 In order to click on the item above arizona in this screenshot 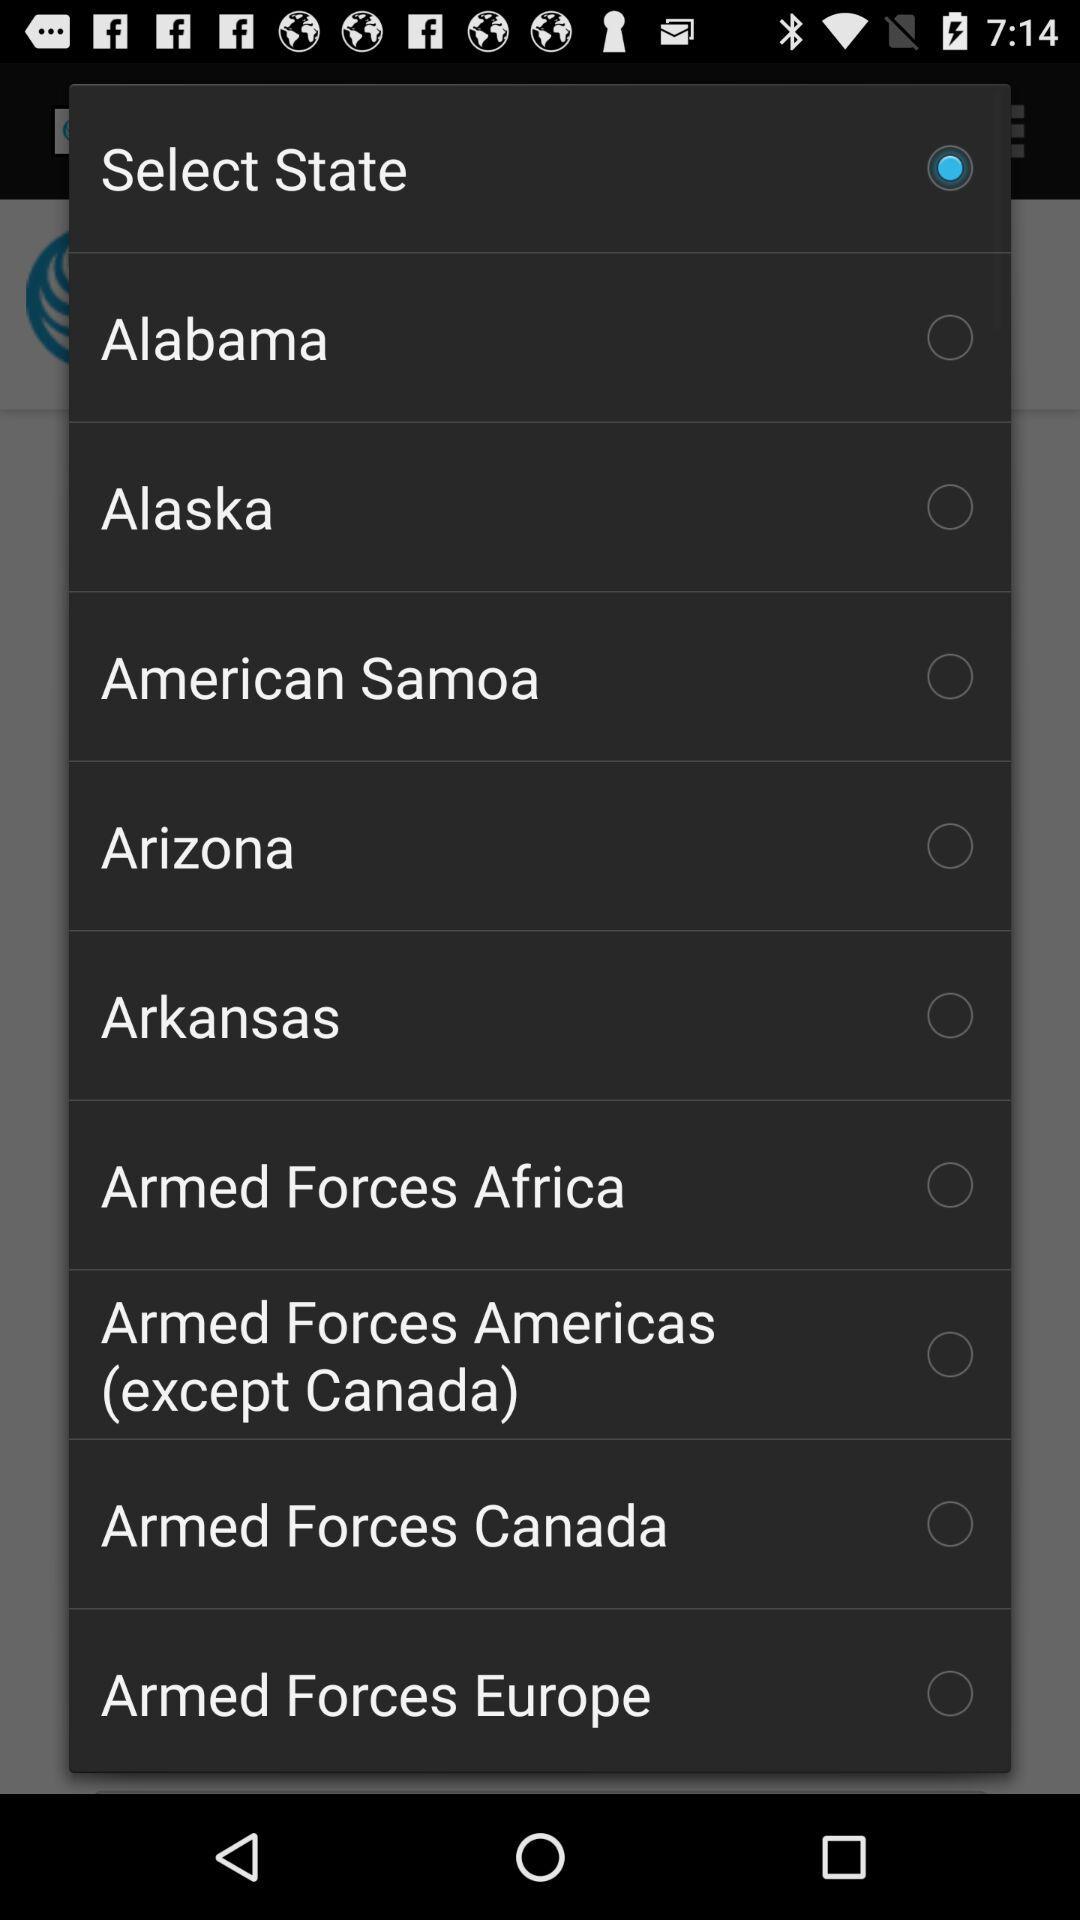, I will do `click(540, 676)`.